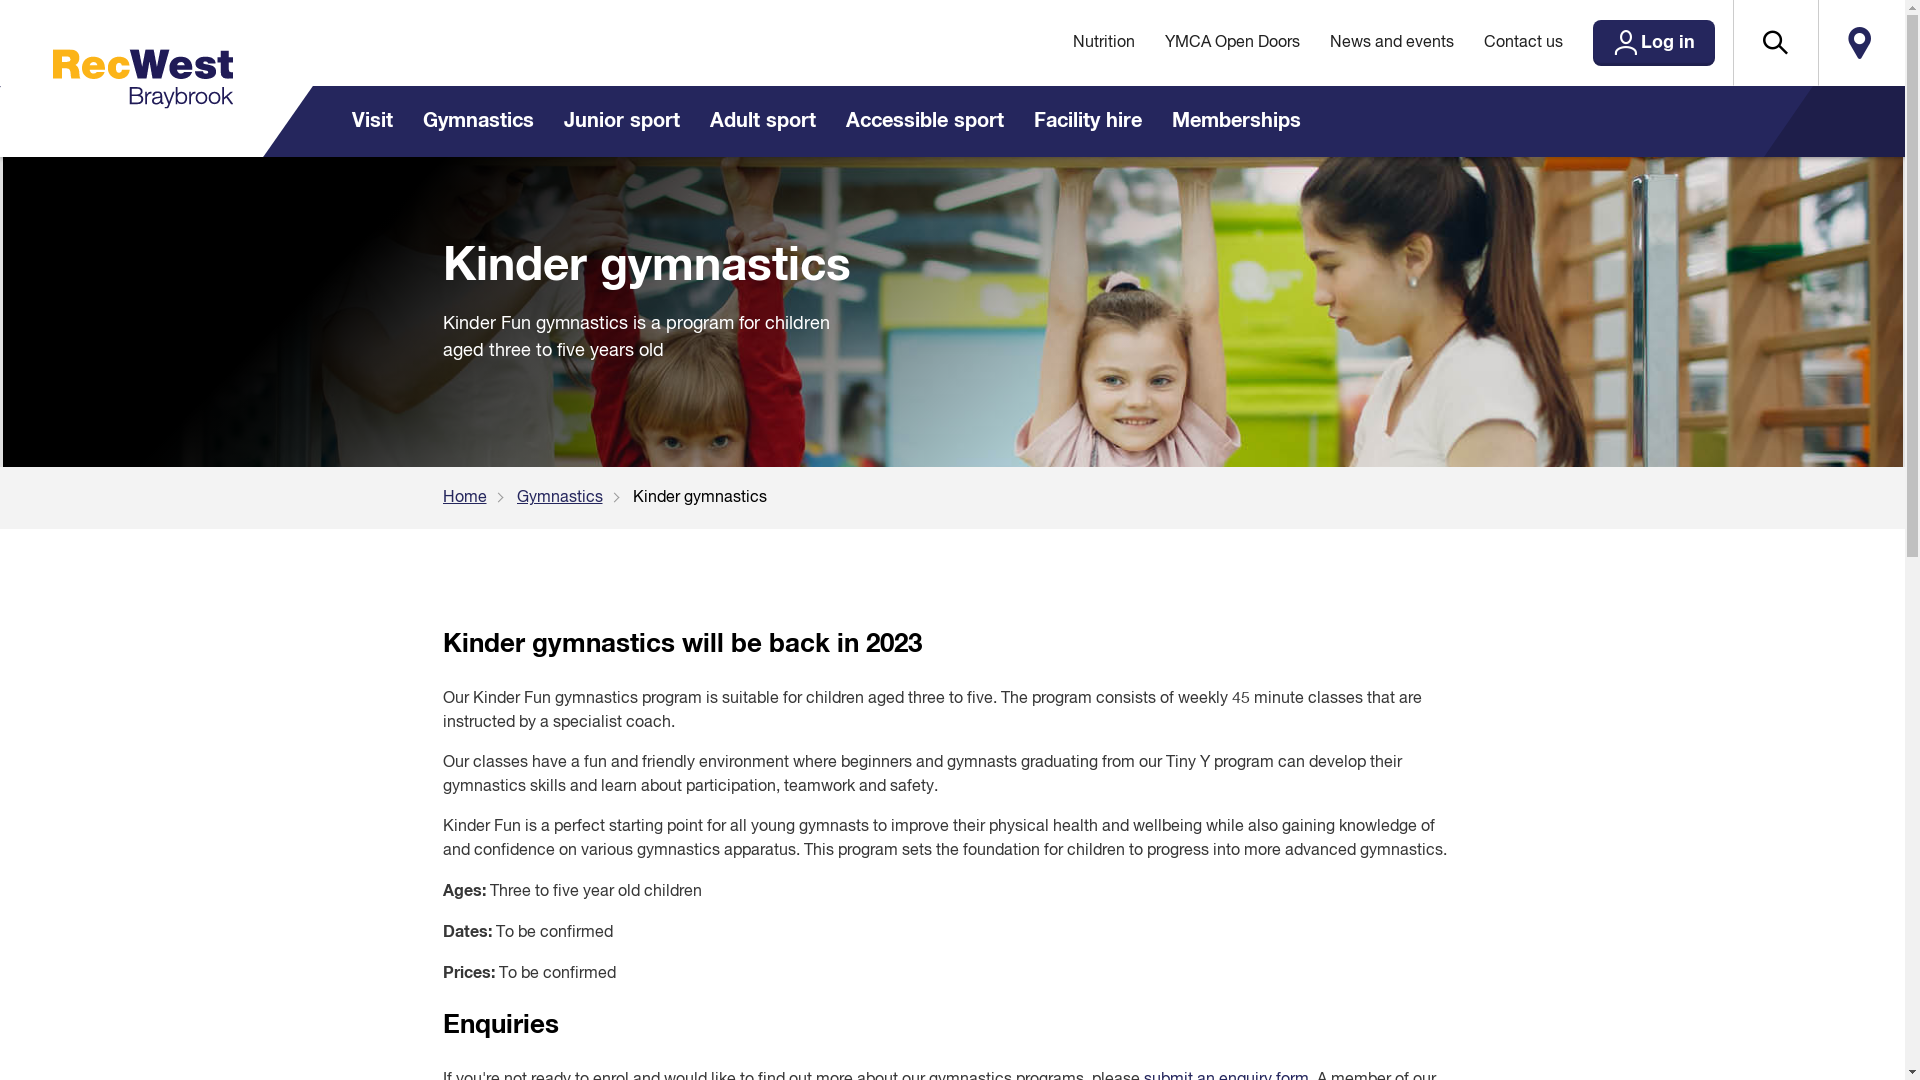 This screenshot has width=1920, height=1080. What do you see at coordinates (694, 121) in the screenshot?
I see `'Adult sport'` at bounding box center [694, 121].